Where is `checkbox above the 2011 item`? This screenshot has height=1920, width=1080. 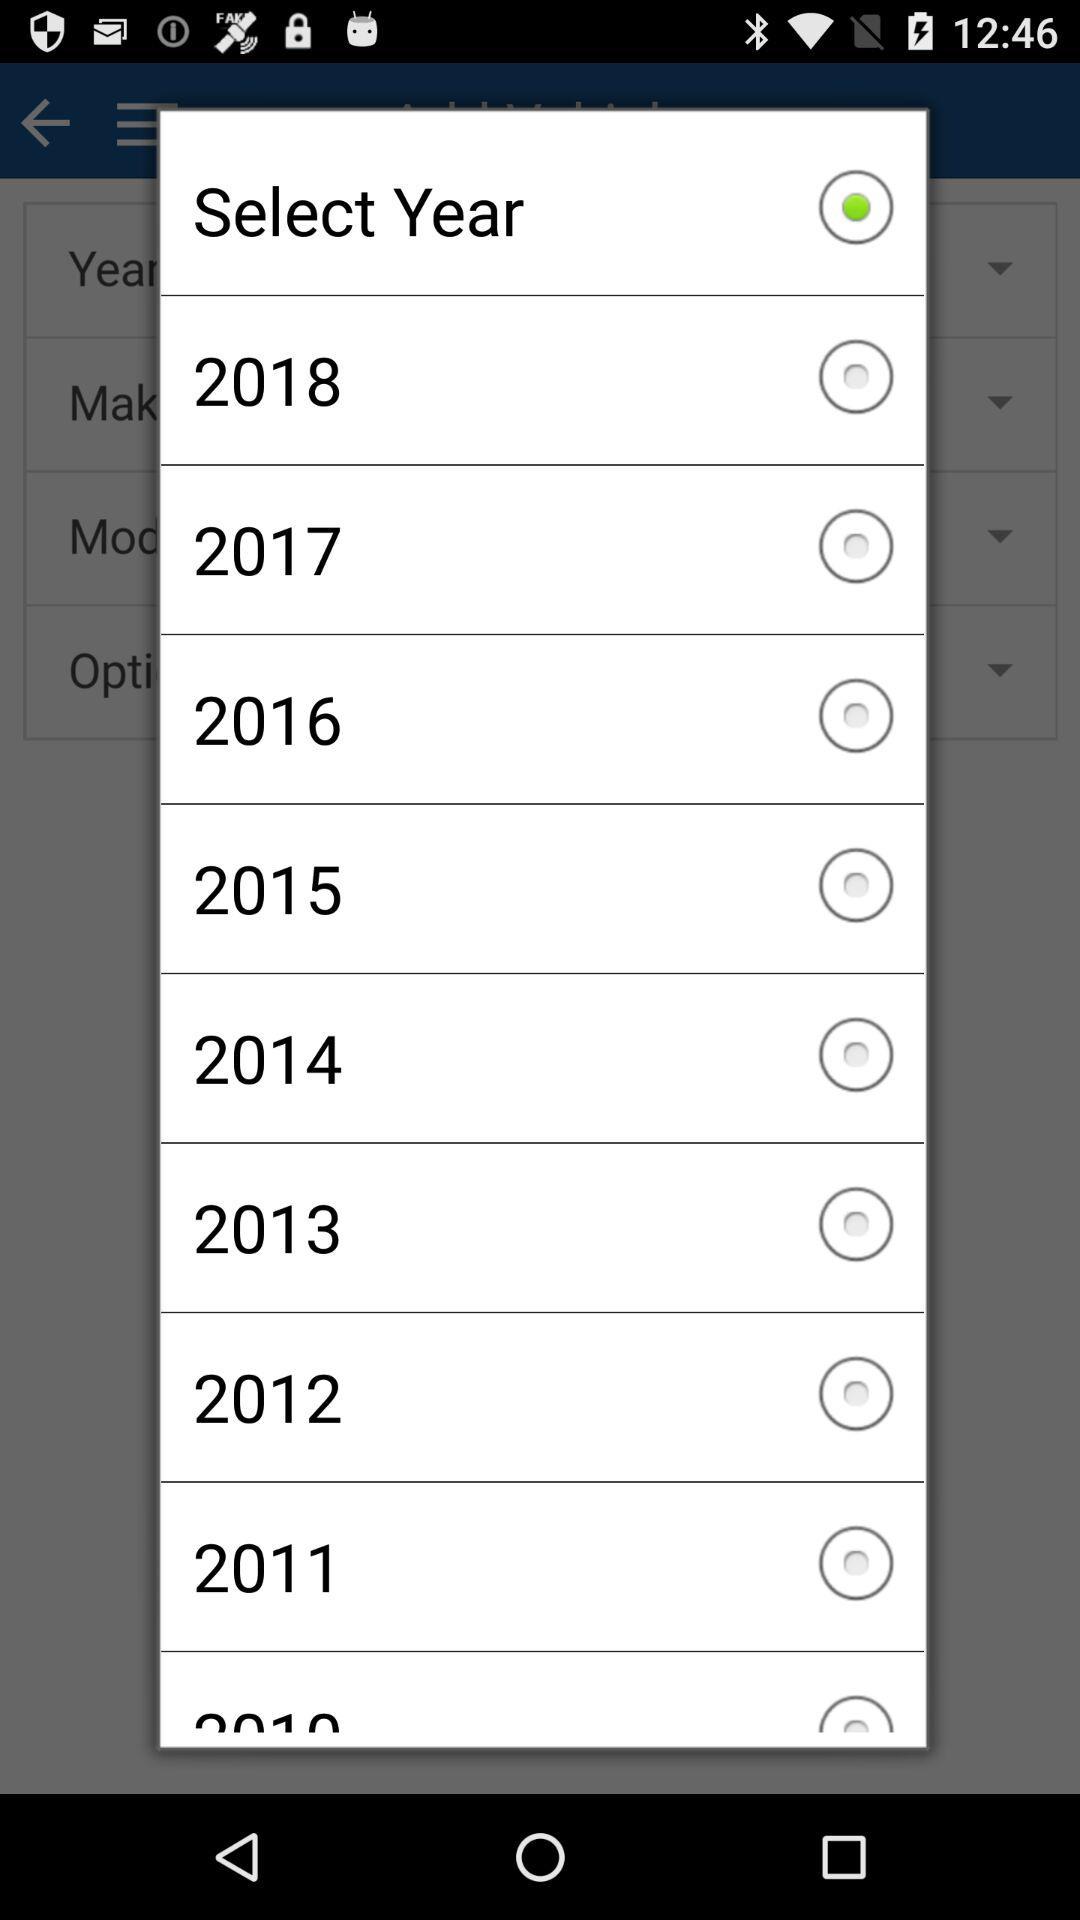
checkbox above the 2011 item is located at coordinates (542, 1396).